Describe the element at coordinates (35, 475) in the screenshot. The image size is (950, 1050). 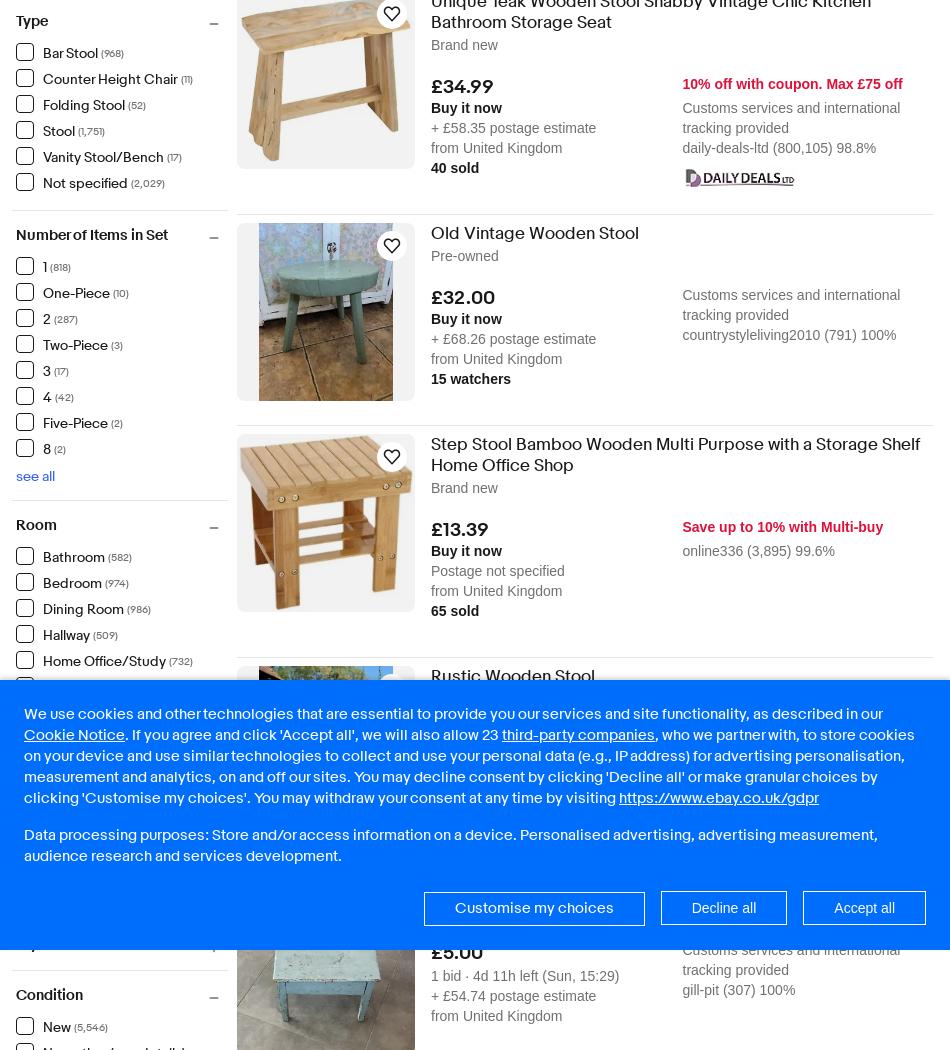
I see `'see all'` at that location.